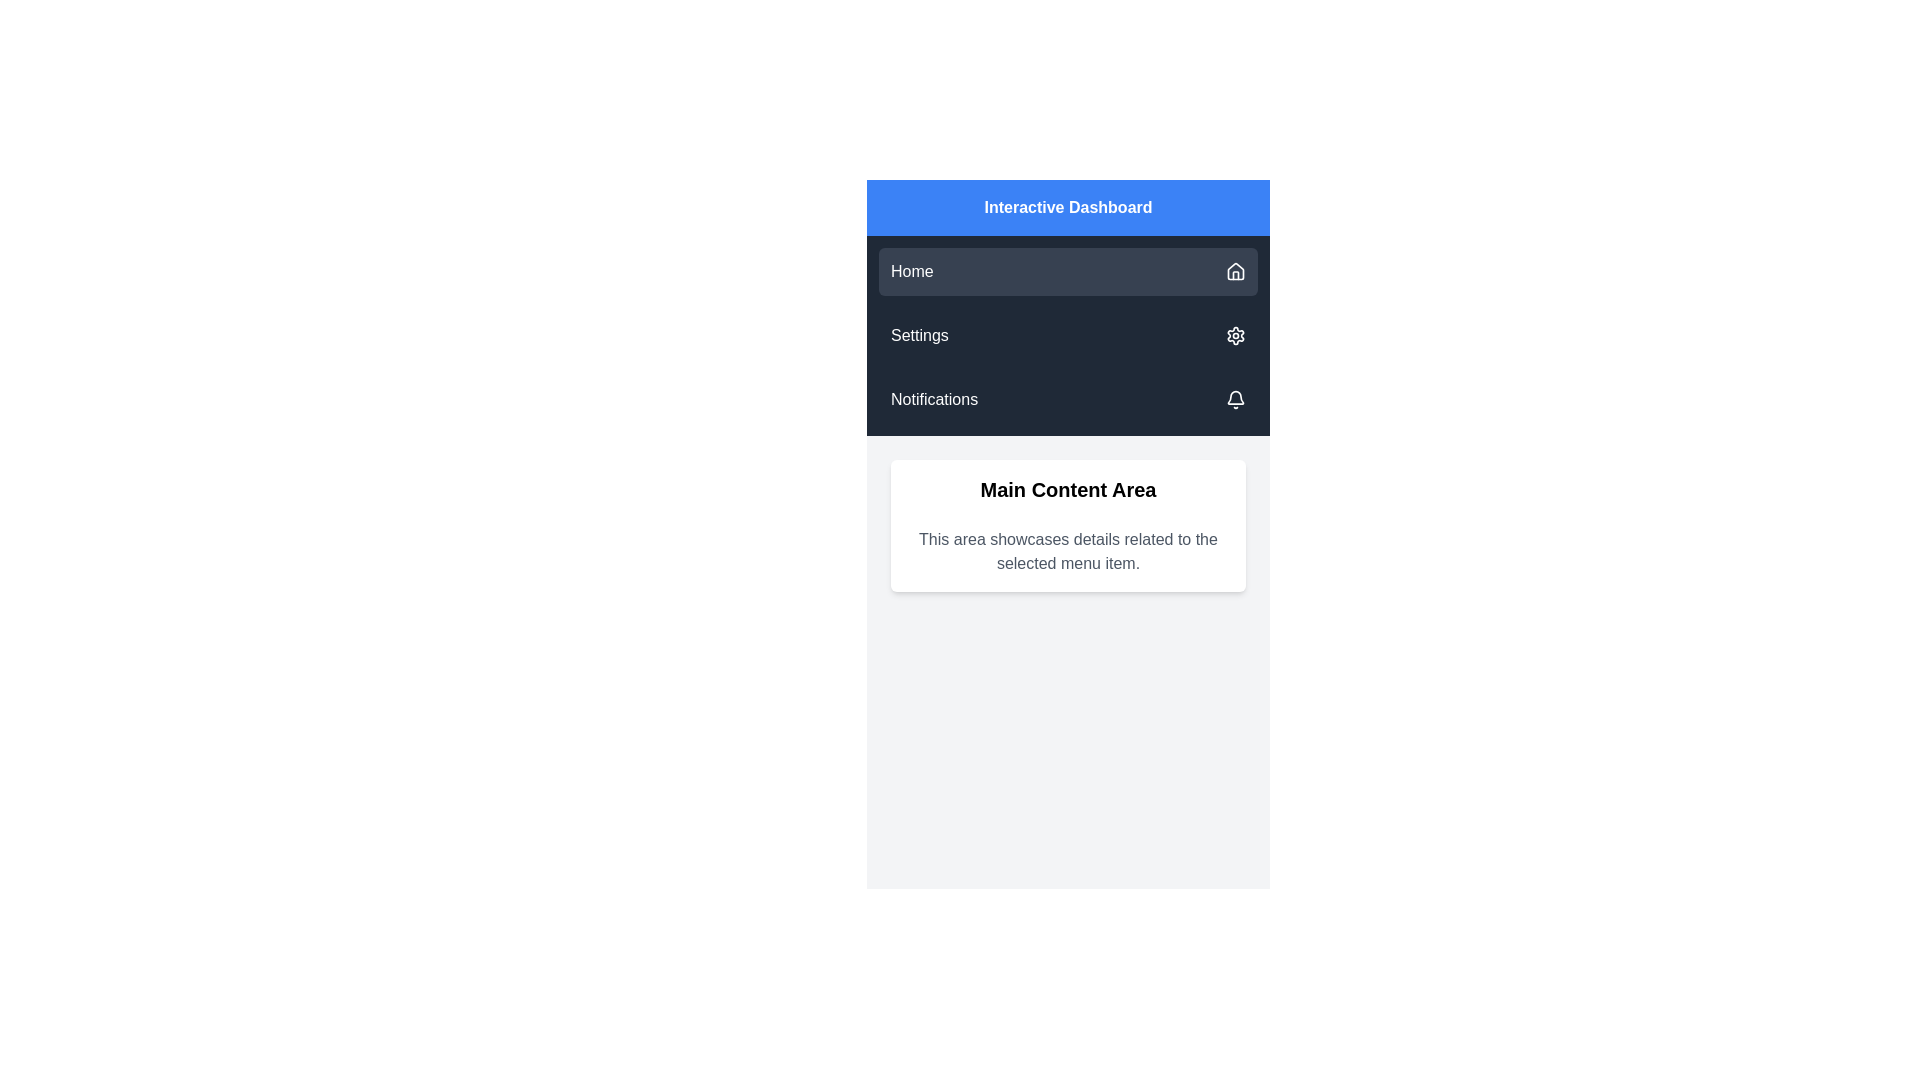 Image resolution: width=1920 pixels, height=1080 pixels. What do you see at coordinates (1067, 208) in the screenshot?
I see `the Header label with bold white text that reads 'Interactive Dashboard', which has a solid blue background and is located at the top of the interface` at bounding box center [1067, 208].